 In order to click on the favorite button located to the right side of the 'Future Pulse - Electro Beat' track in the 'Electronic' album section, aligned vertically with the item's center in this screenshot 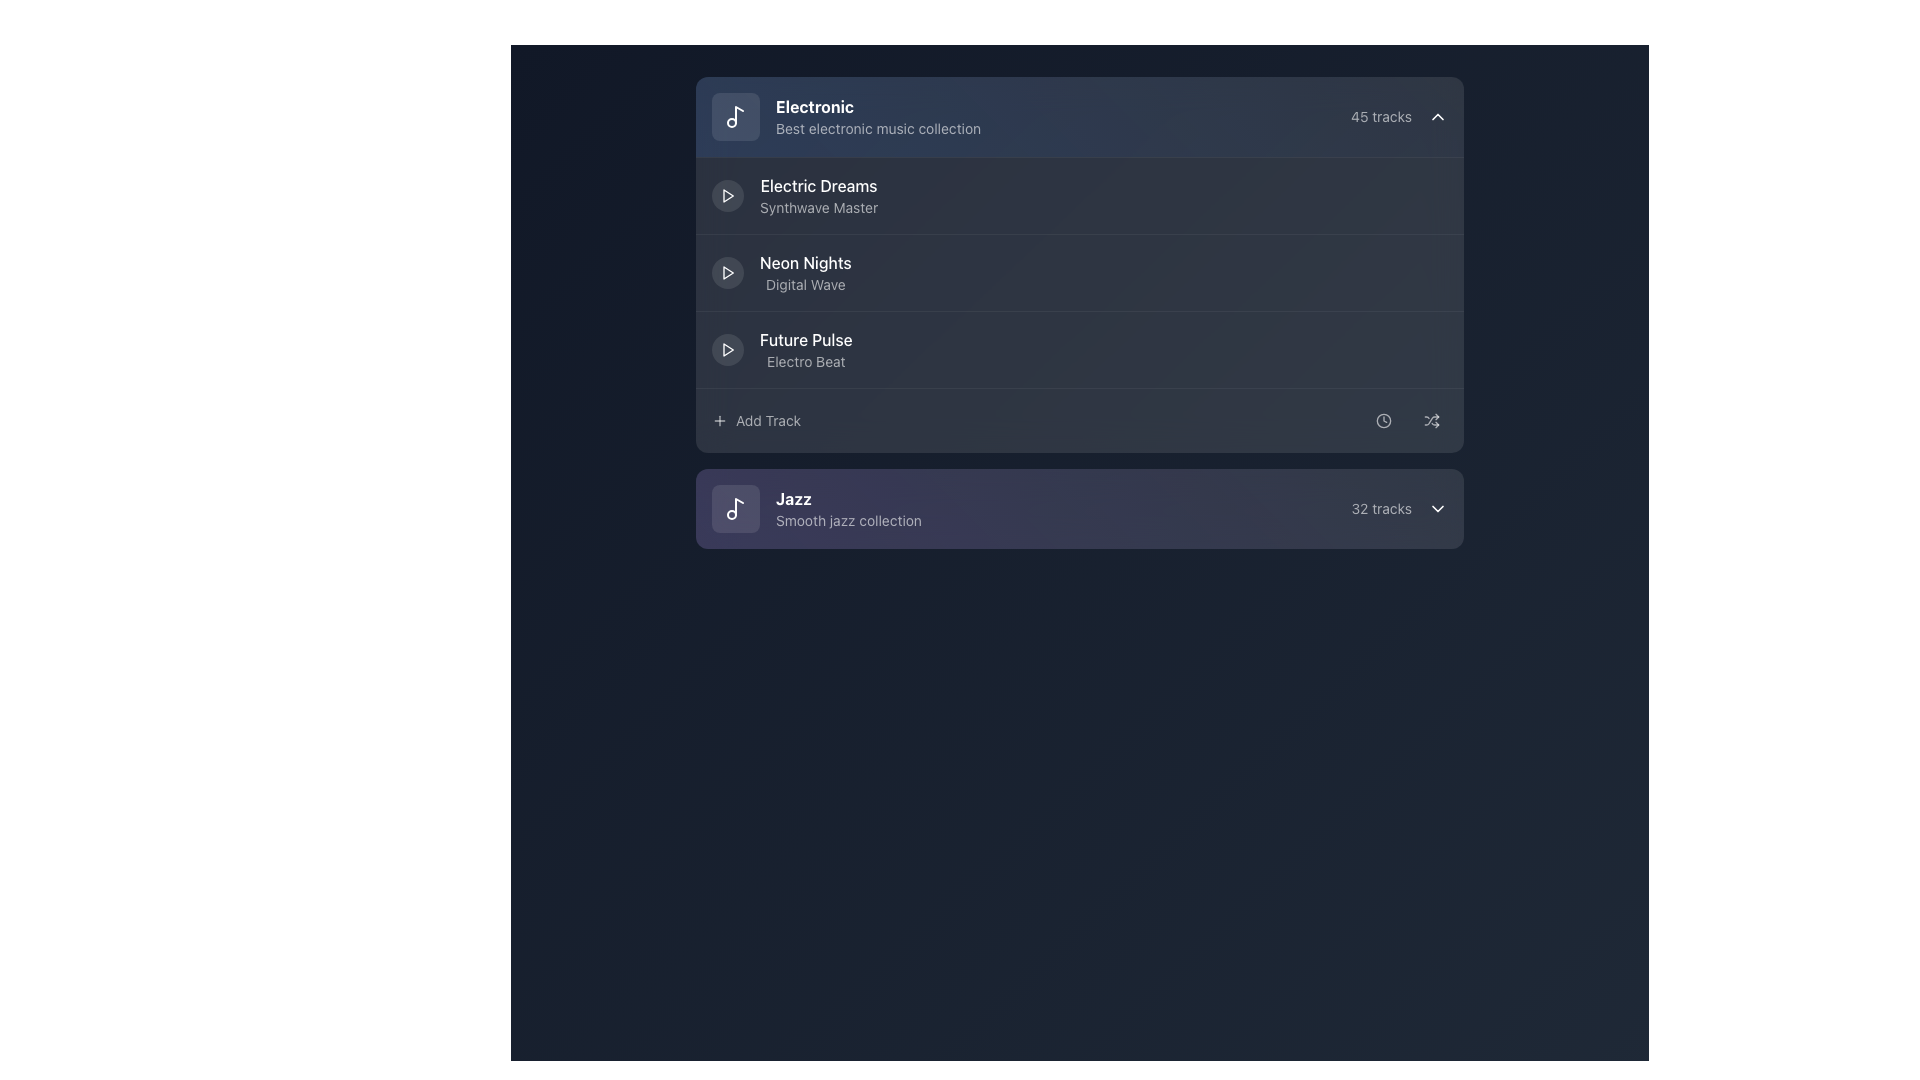, I will do `click(1338, 349)`.